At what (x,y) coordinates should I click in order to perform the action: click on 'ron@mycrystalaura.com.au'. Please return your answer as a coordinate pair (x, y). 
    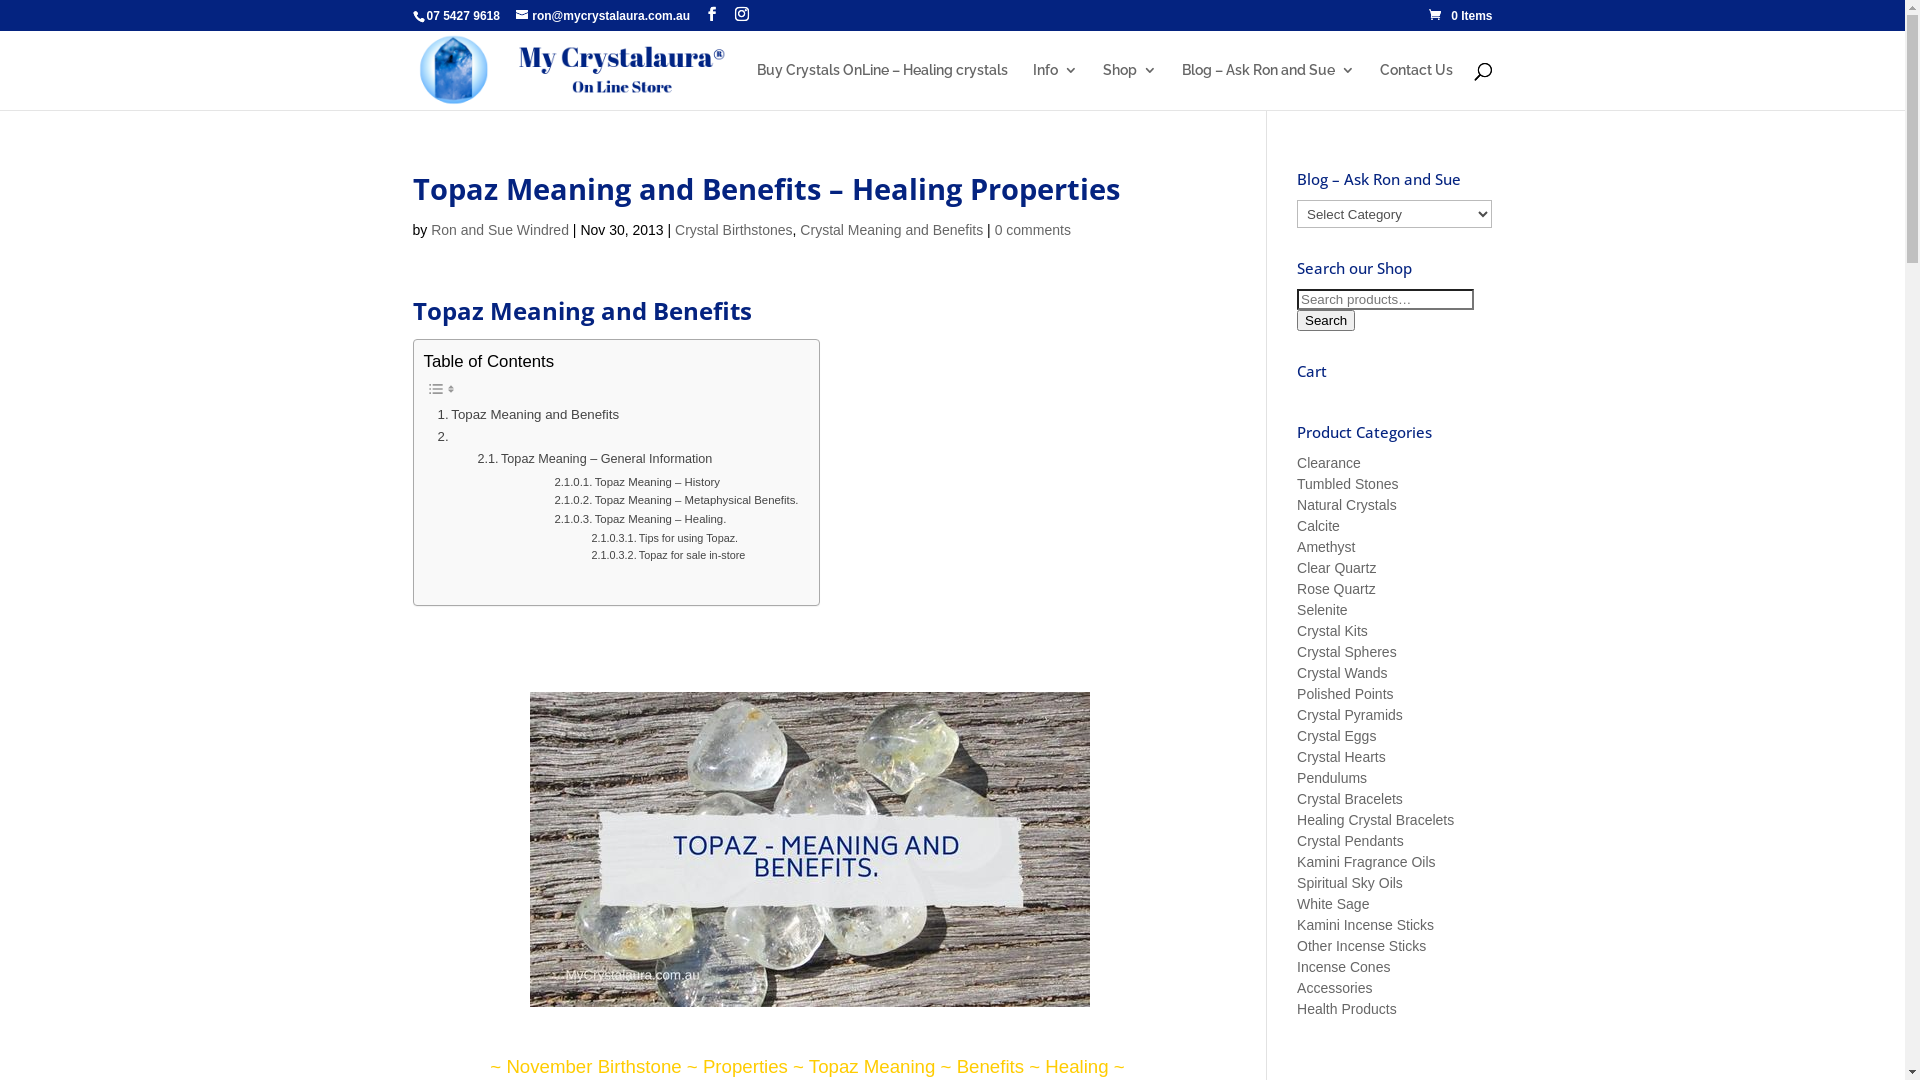
    Looking at the image, I should click on (602, 15).